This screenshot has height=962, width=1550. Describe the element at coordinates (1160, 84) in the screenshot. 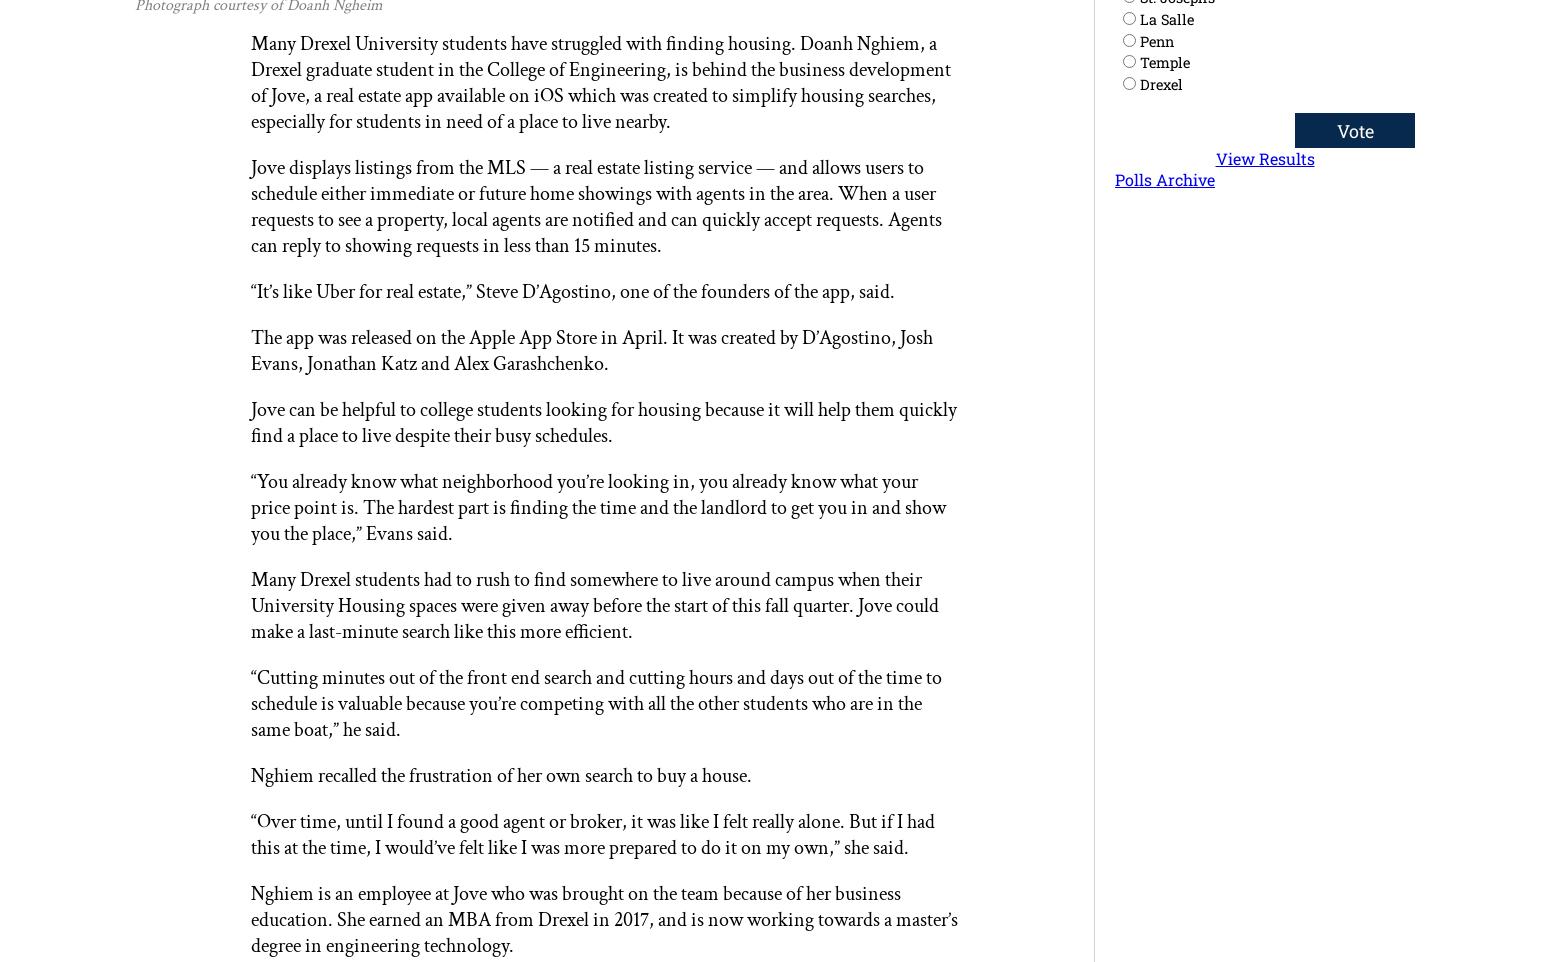

I see `'Drexel'` at that location.